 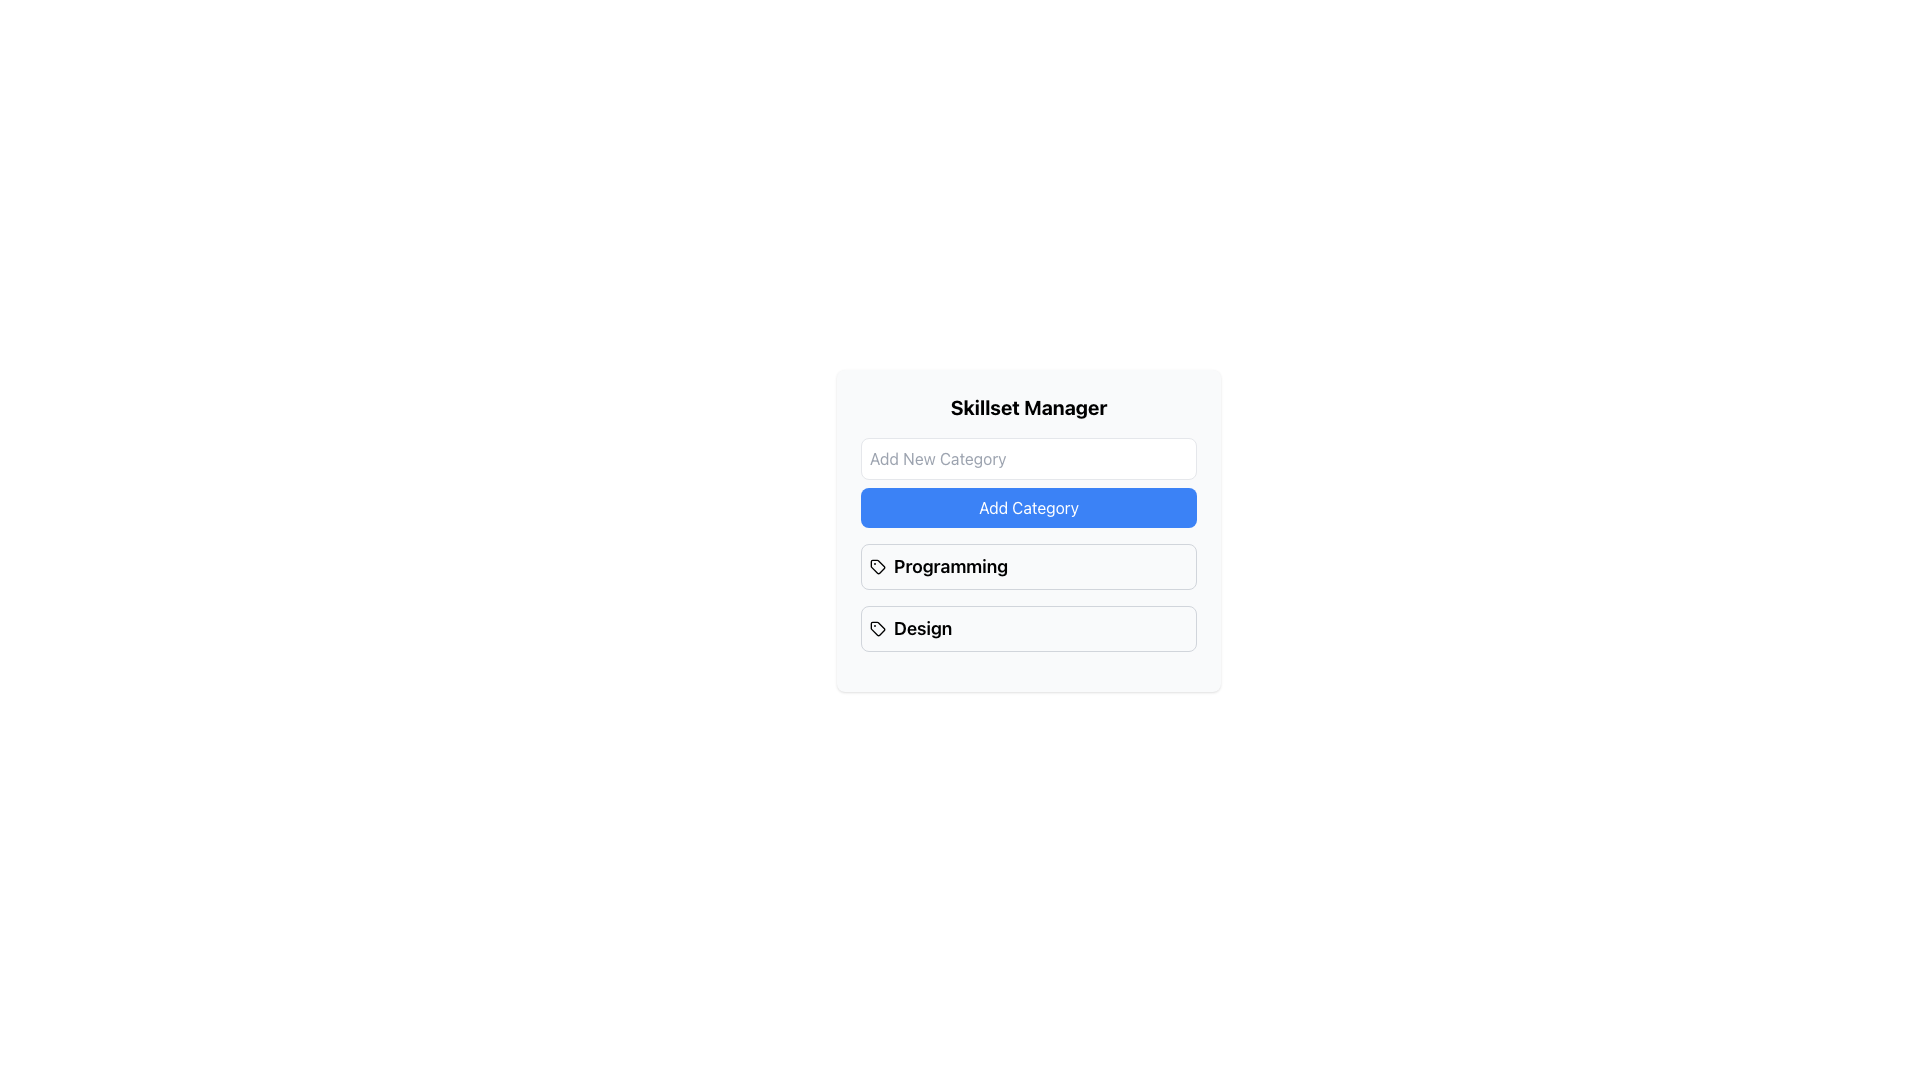 I want to click on the tag icon, which is a minimalistic slanted rectangular shape with a small circle, located to the left of the 'Design' text label in the 'Skillset Manager' section, so click(x=878, y=567).